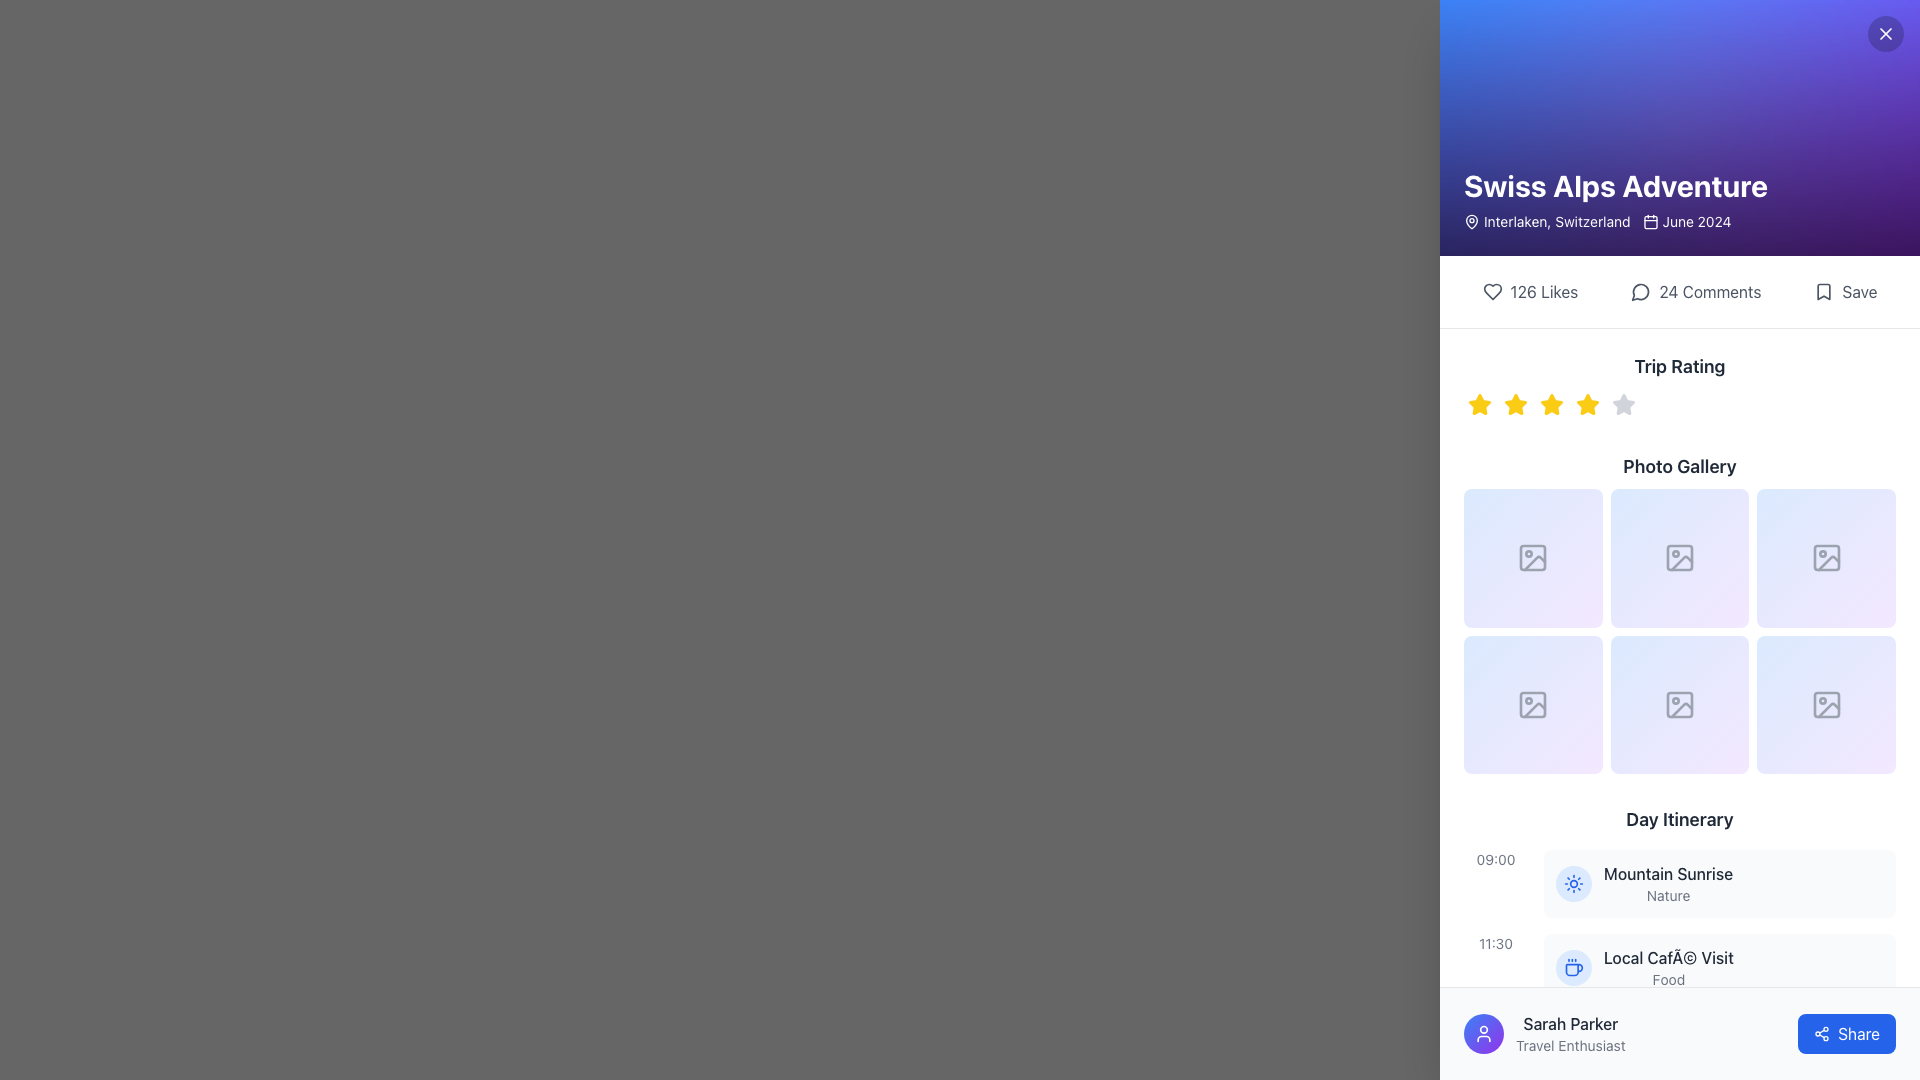 The width and height of the screenshot is (1920, 1080). Describe the element at coordinates (1556, 222) in the screenshot. I see `the label displaying 'Interlaken, Switzerland' which is positioned on a dark gradient background and aligned with other elements` at that location.